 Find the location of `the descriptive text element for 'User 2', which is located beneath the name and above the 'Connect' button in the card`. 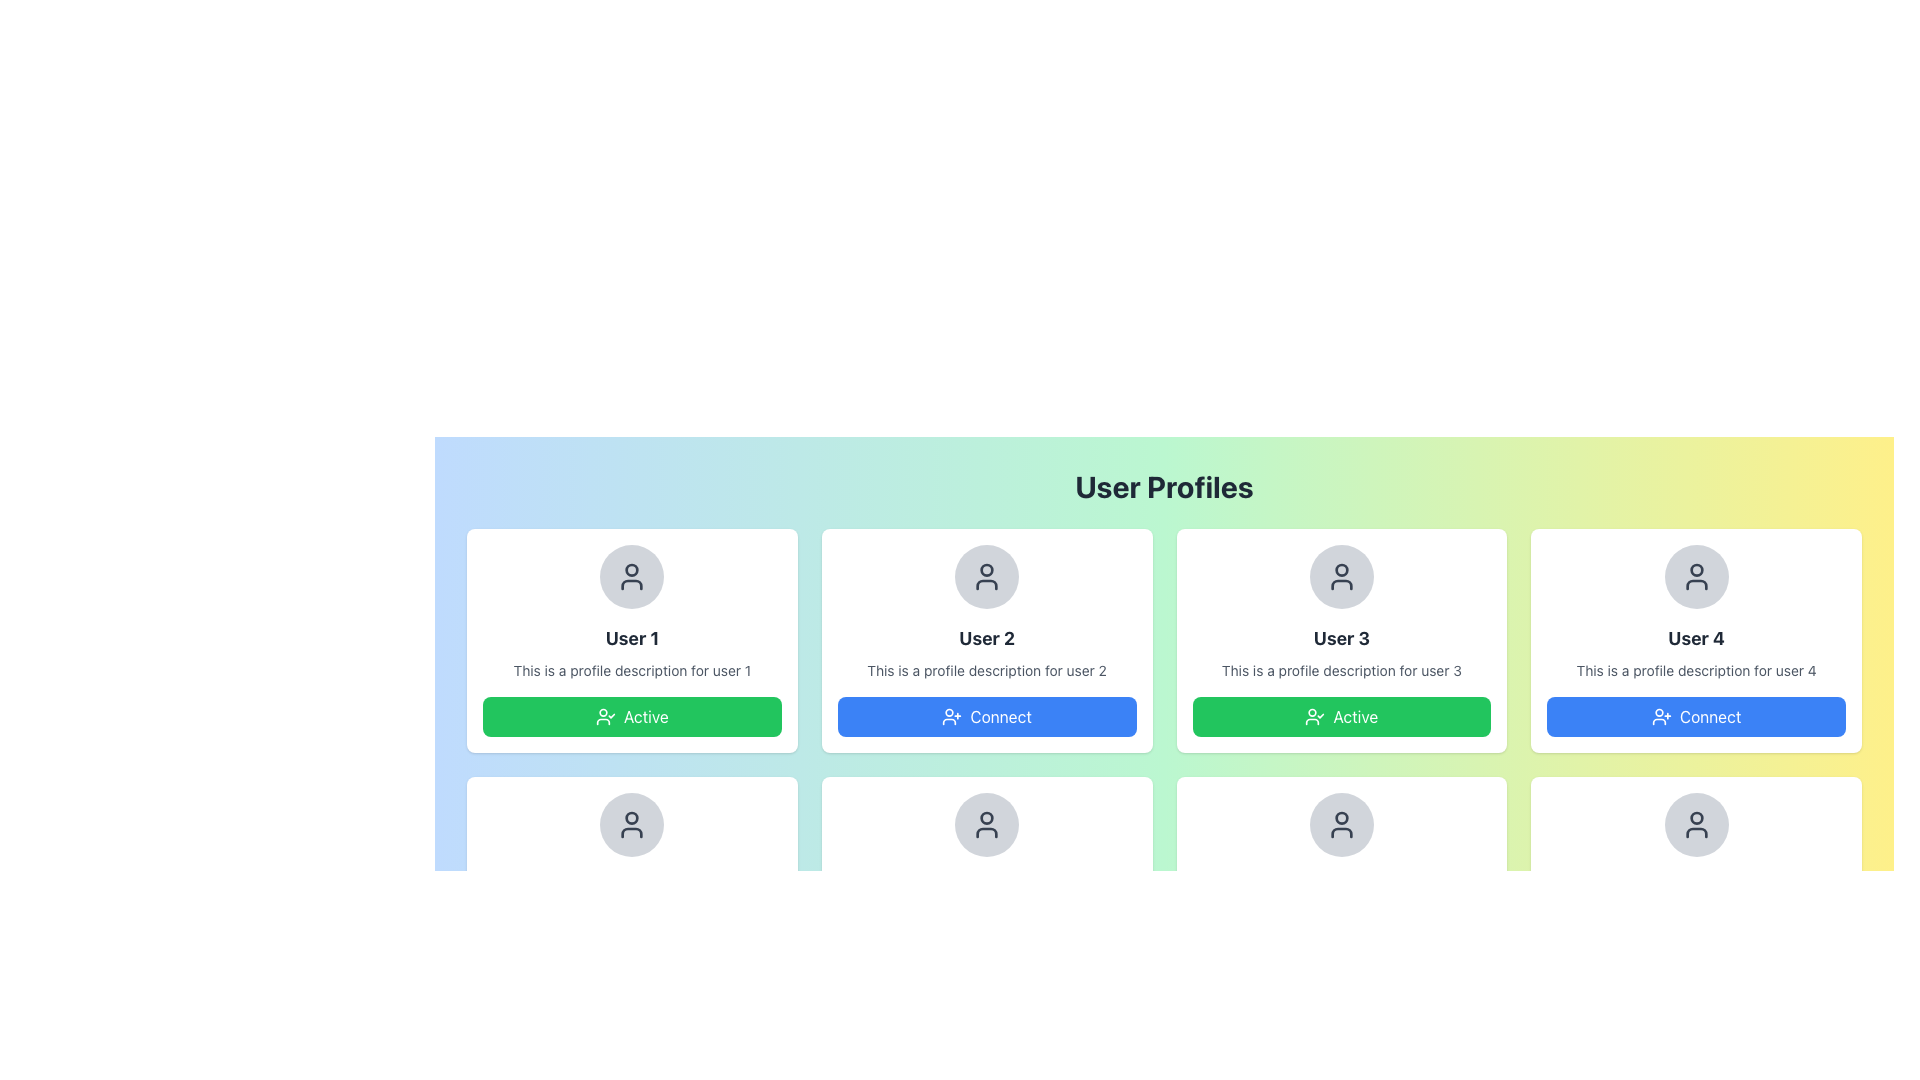

the descriptive text element for 'User 2', which is located beneath the name and above the 'Connect' button in the card is located at coordinates (987, 671).